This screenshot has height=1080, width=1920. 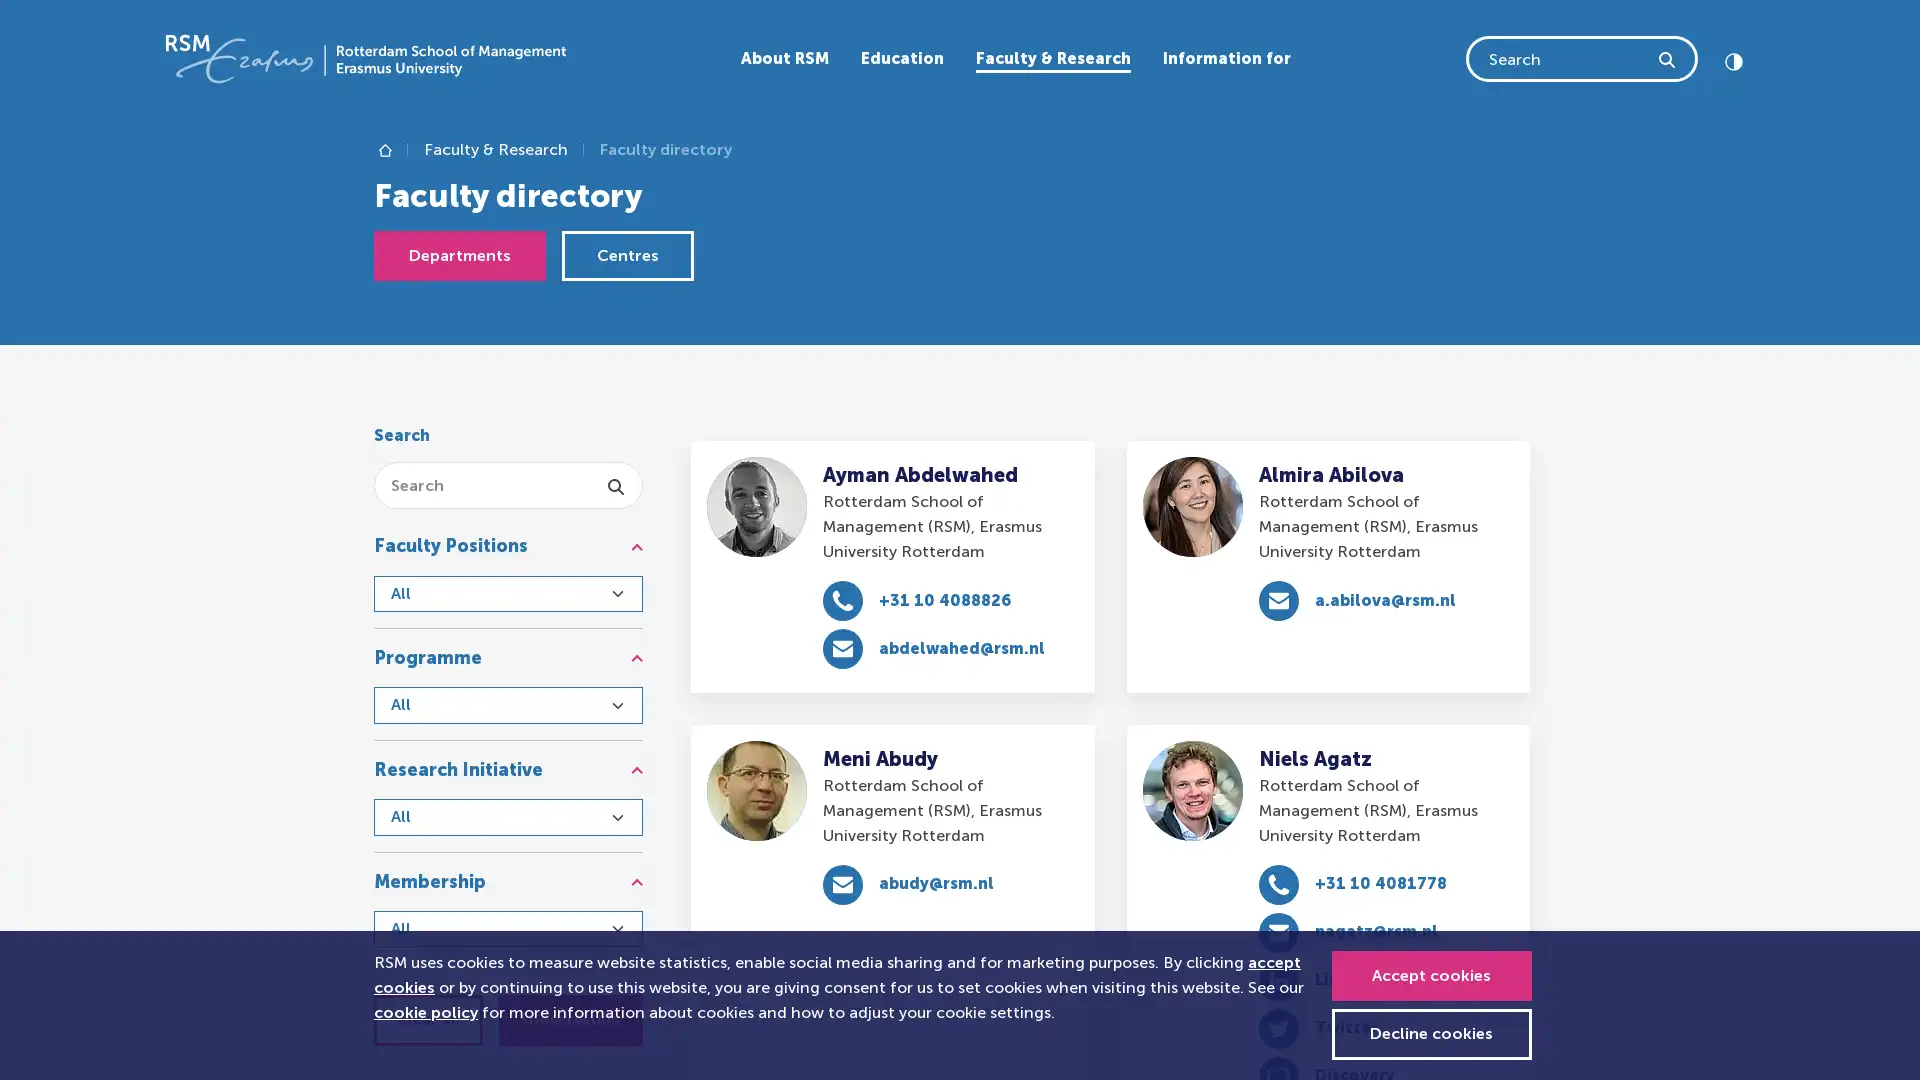 I want to click on Show results, so click(x=569, y=1019).